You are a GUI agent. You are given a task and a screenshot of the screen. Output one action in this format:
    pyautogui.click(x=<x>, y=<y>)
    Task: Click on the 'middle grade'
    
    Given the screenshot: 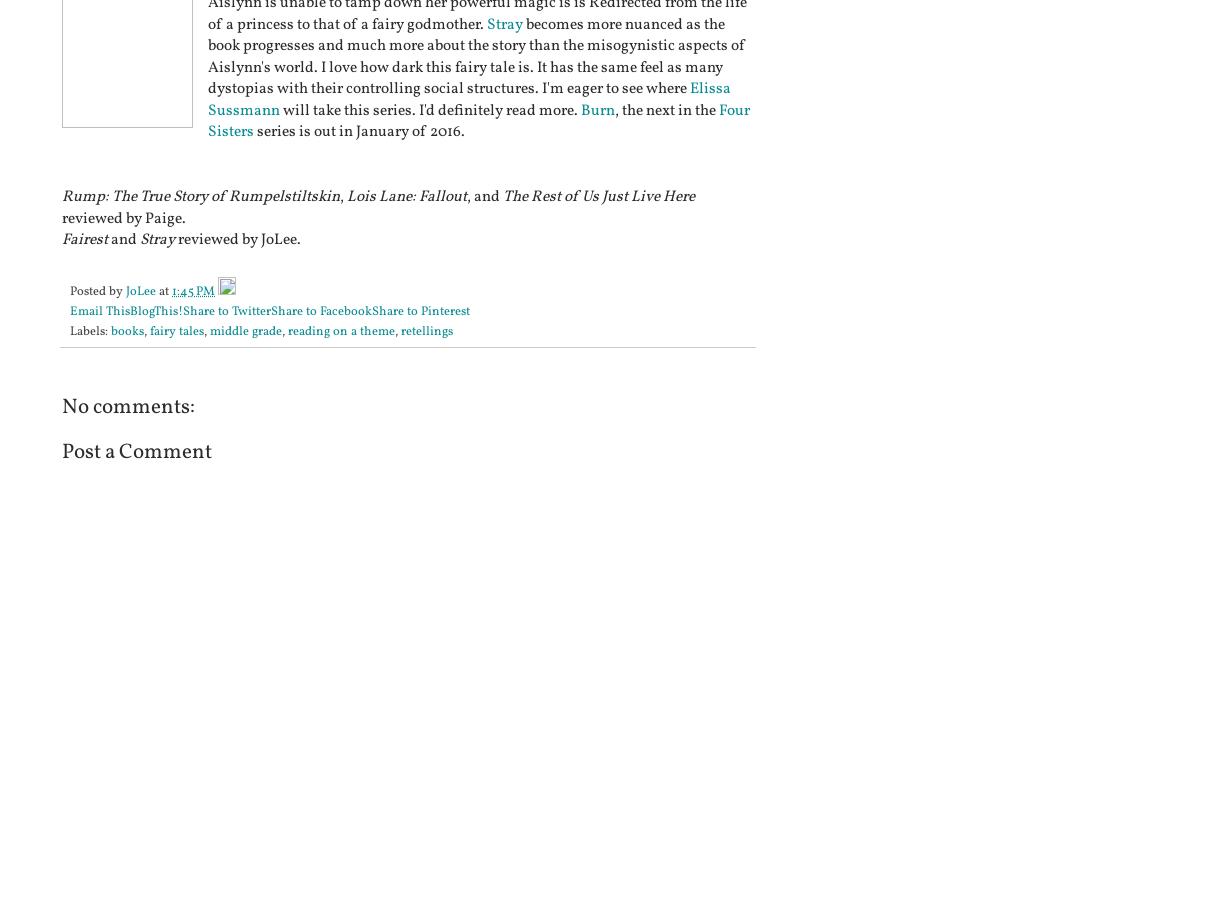 What is the action you would take?
    pyautogui.click(x=245, y=331)
    